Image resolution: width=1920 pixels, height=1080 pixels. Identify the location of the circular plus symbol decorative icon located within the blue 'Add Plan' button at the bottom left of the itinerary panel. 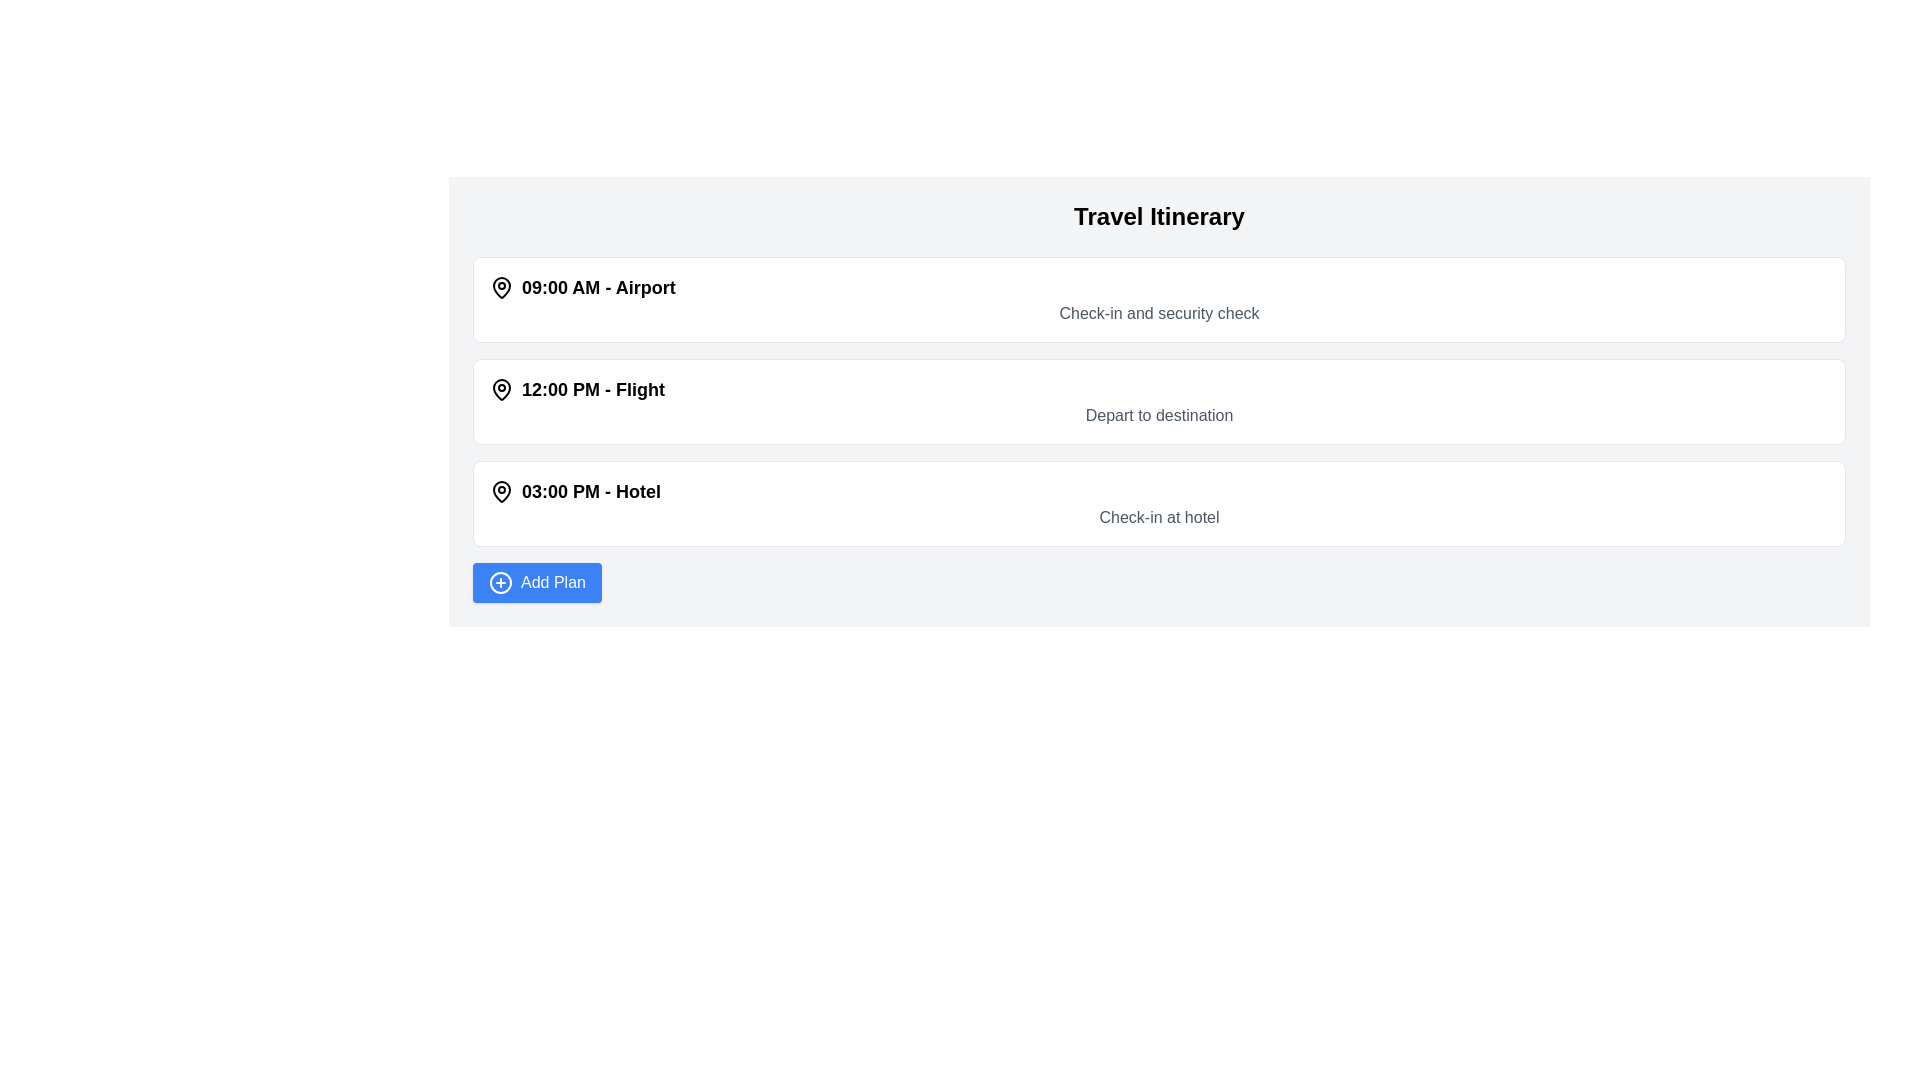
(500, 582).